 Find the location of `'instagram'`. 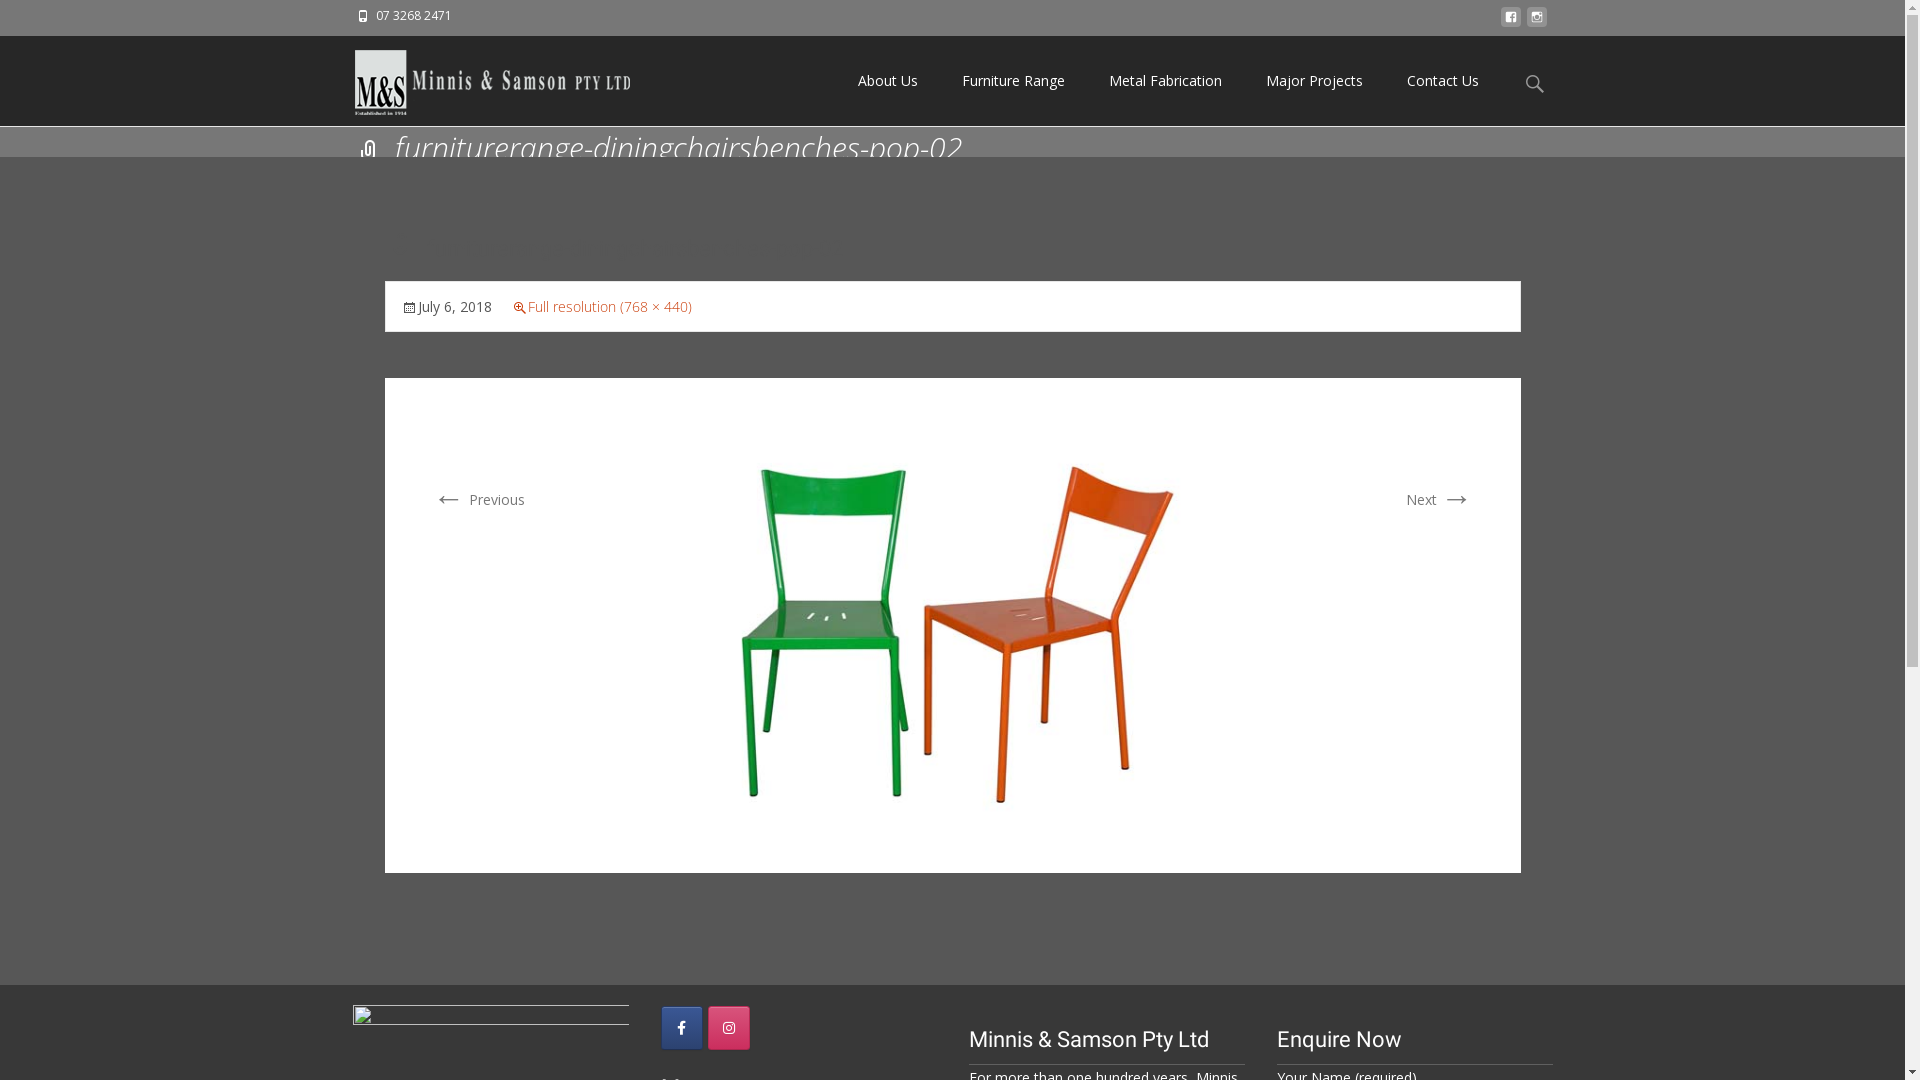

'instagram' is located at coordinates (1535, 22).